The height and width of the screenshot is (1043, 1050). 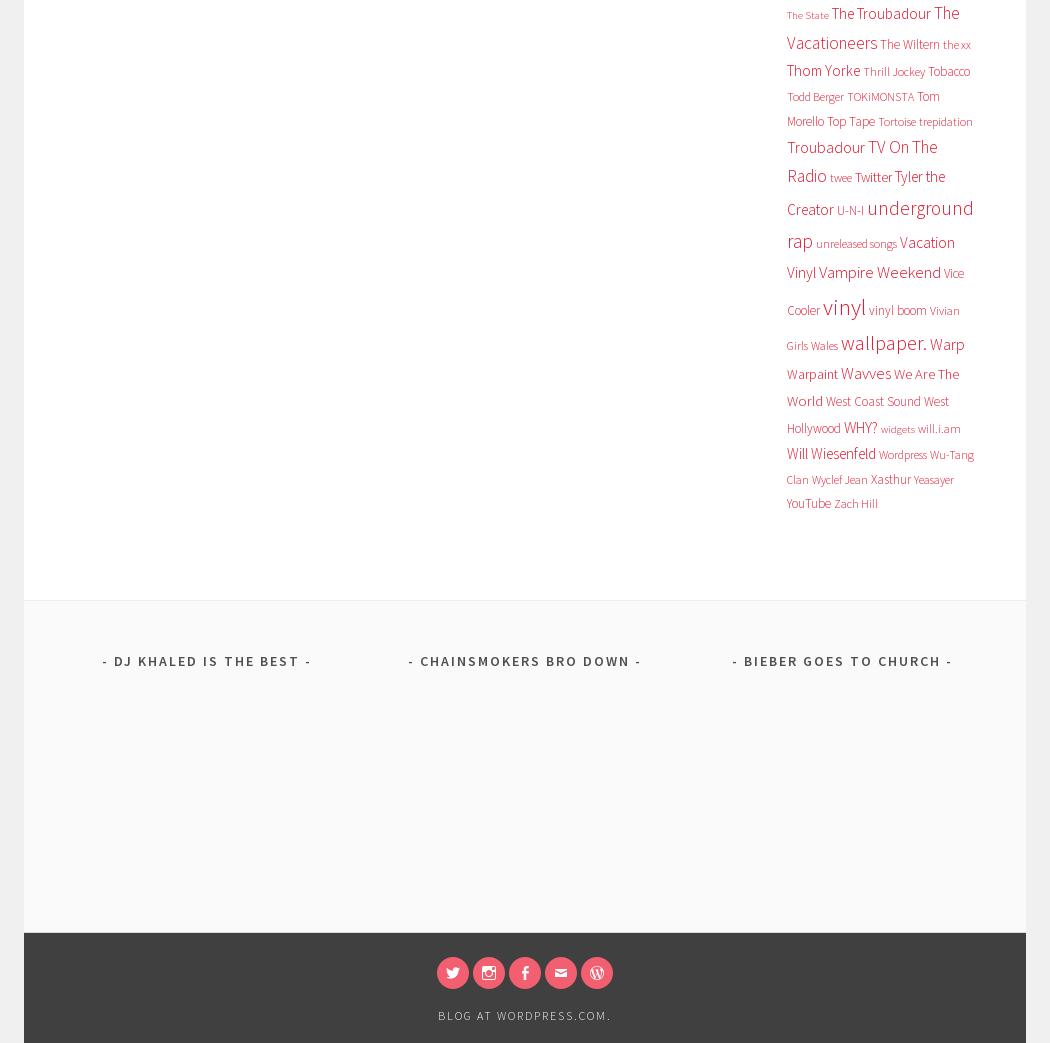 I want to click on 'TOKiMONSTA', so click(x=878, y=96).